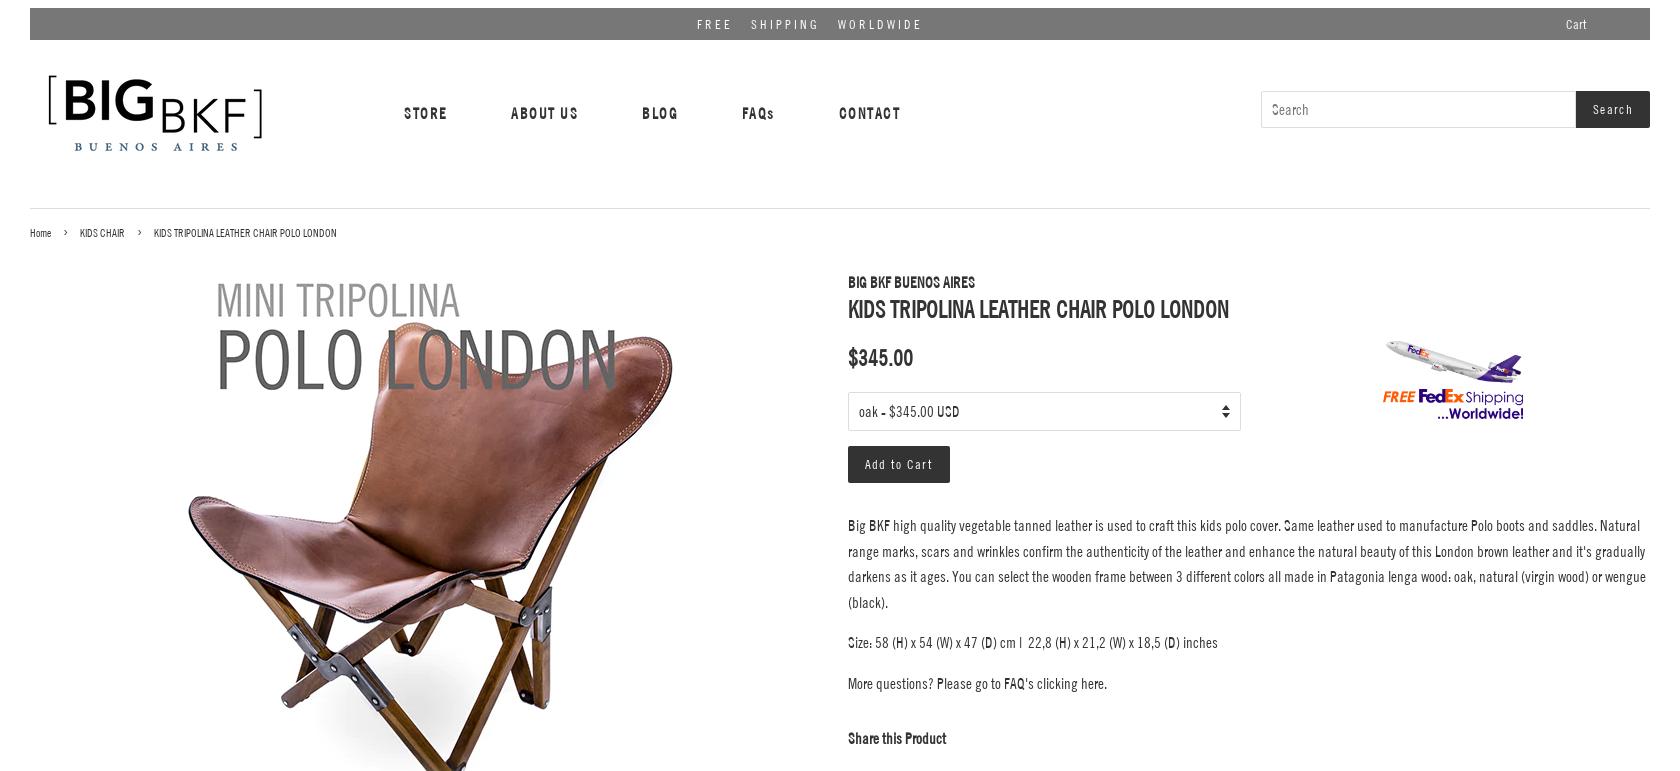 The width and height of the screenshot is (1680, 771). I want to click on 'Share this Product', so click(847, 738).